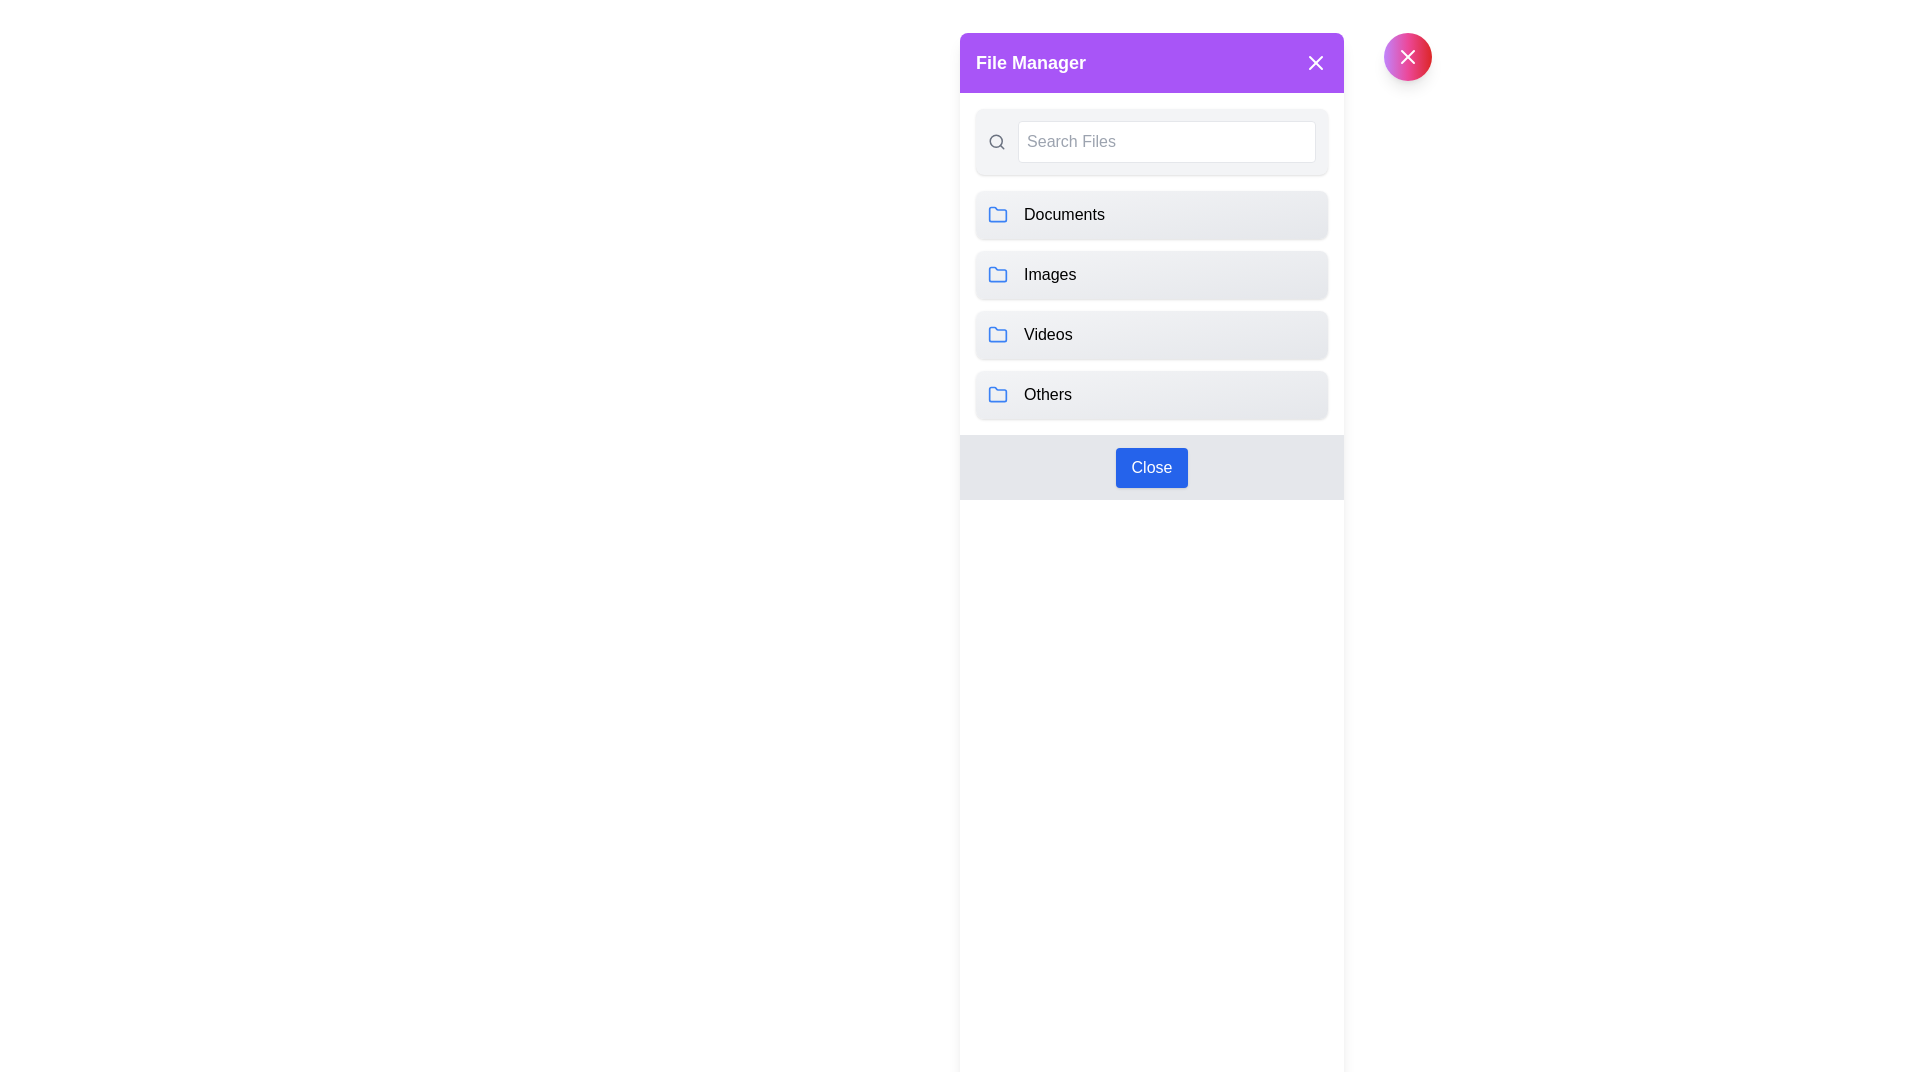 The image size is (1920, 1080). I want to click on the 'Documents' text label, so click(1063, 215).